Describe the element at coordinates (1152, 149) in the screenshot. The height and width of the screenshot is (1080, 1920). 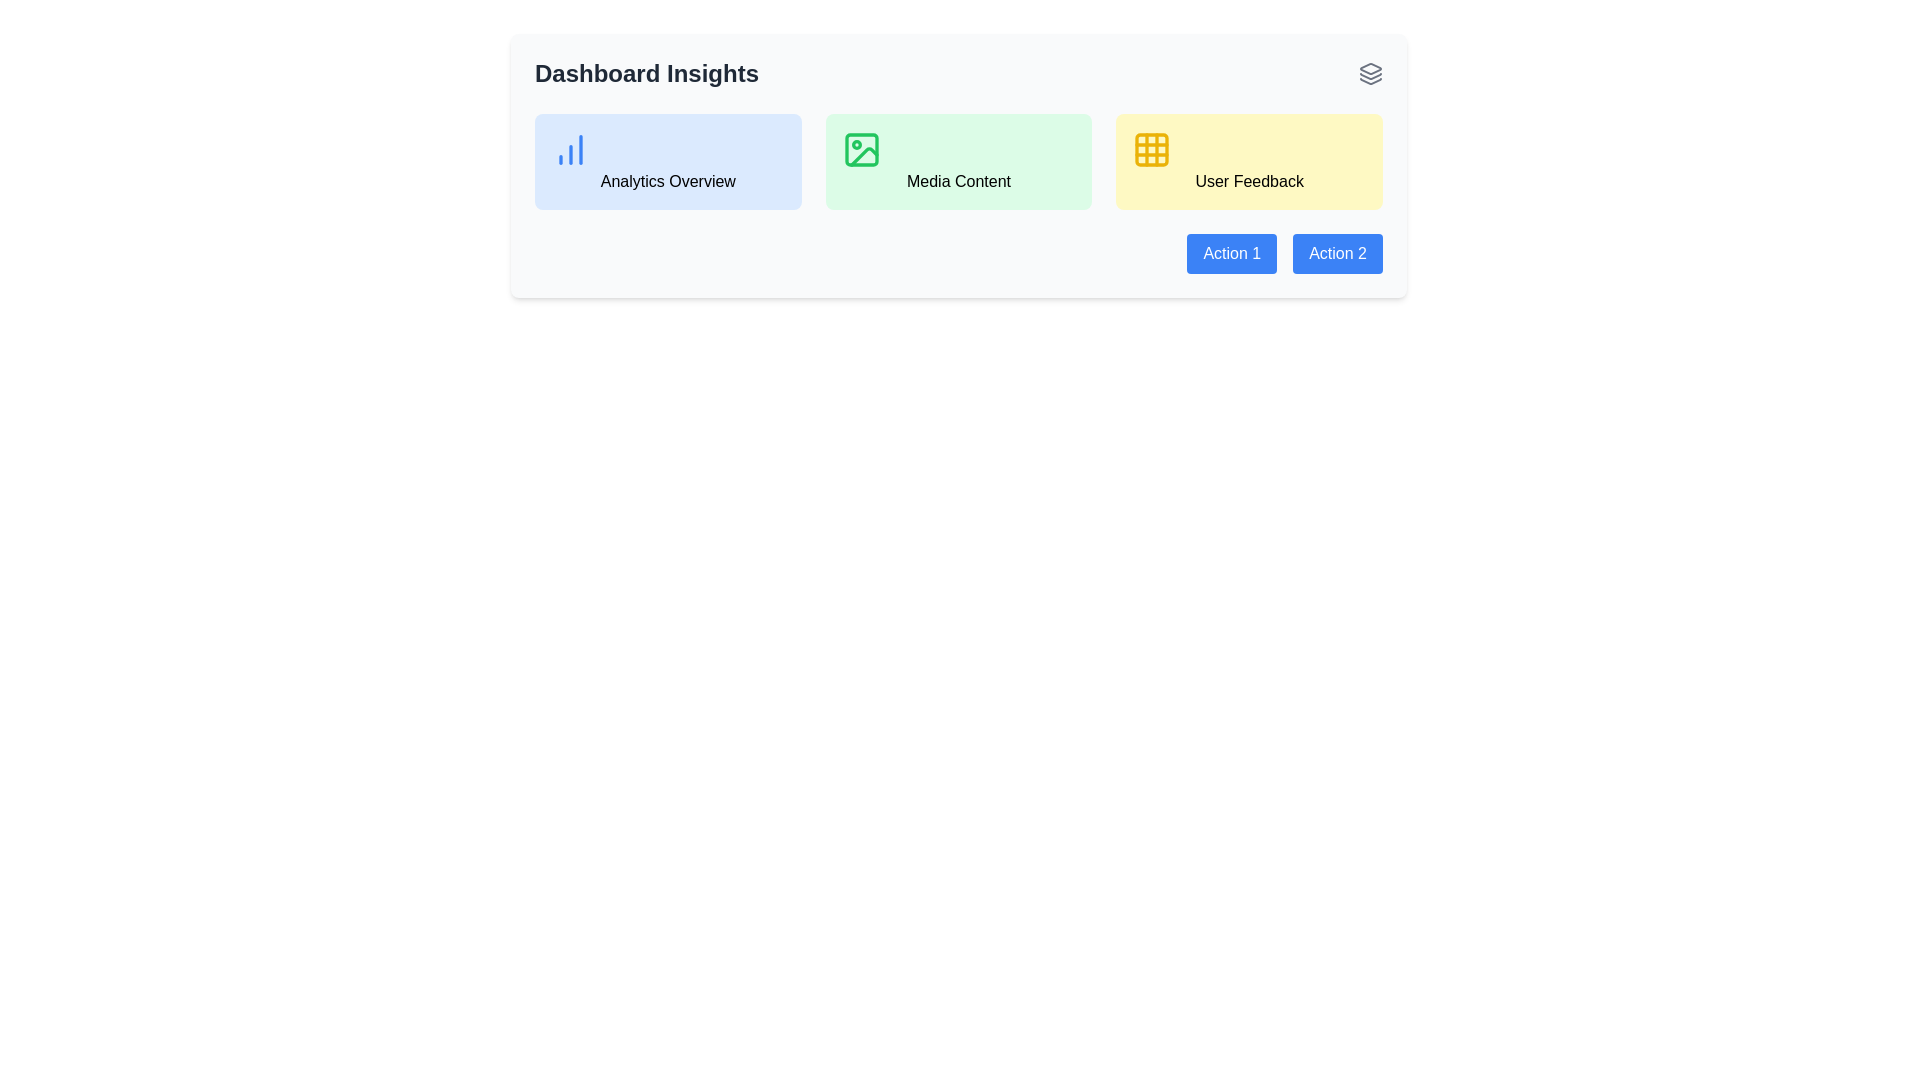
I see `the 'User Feedback' icon located in the third section of the layout, which serves as a visual cue for identification` at that location.